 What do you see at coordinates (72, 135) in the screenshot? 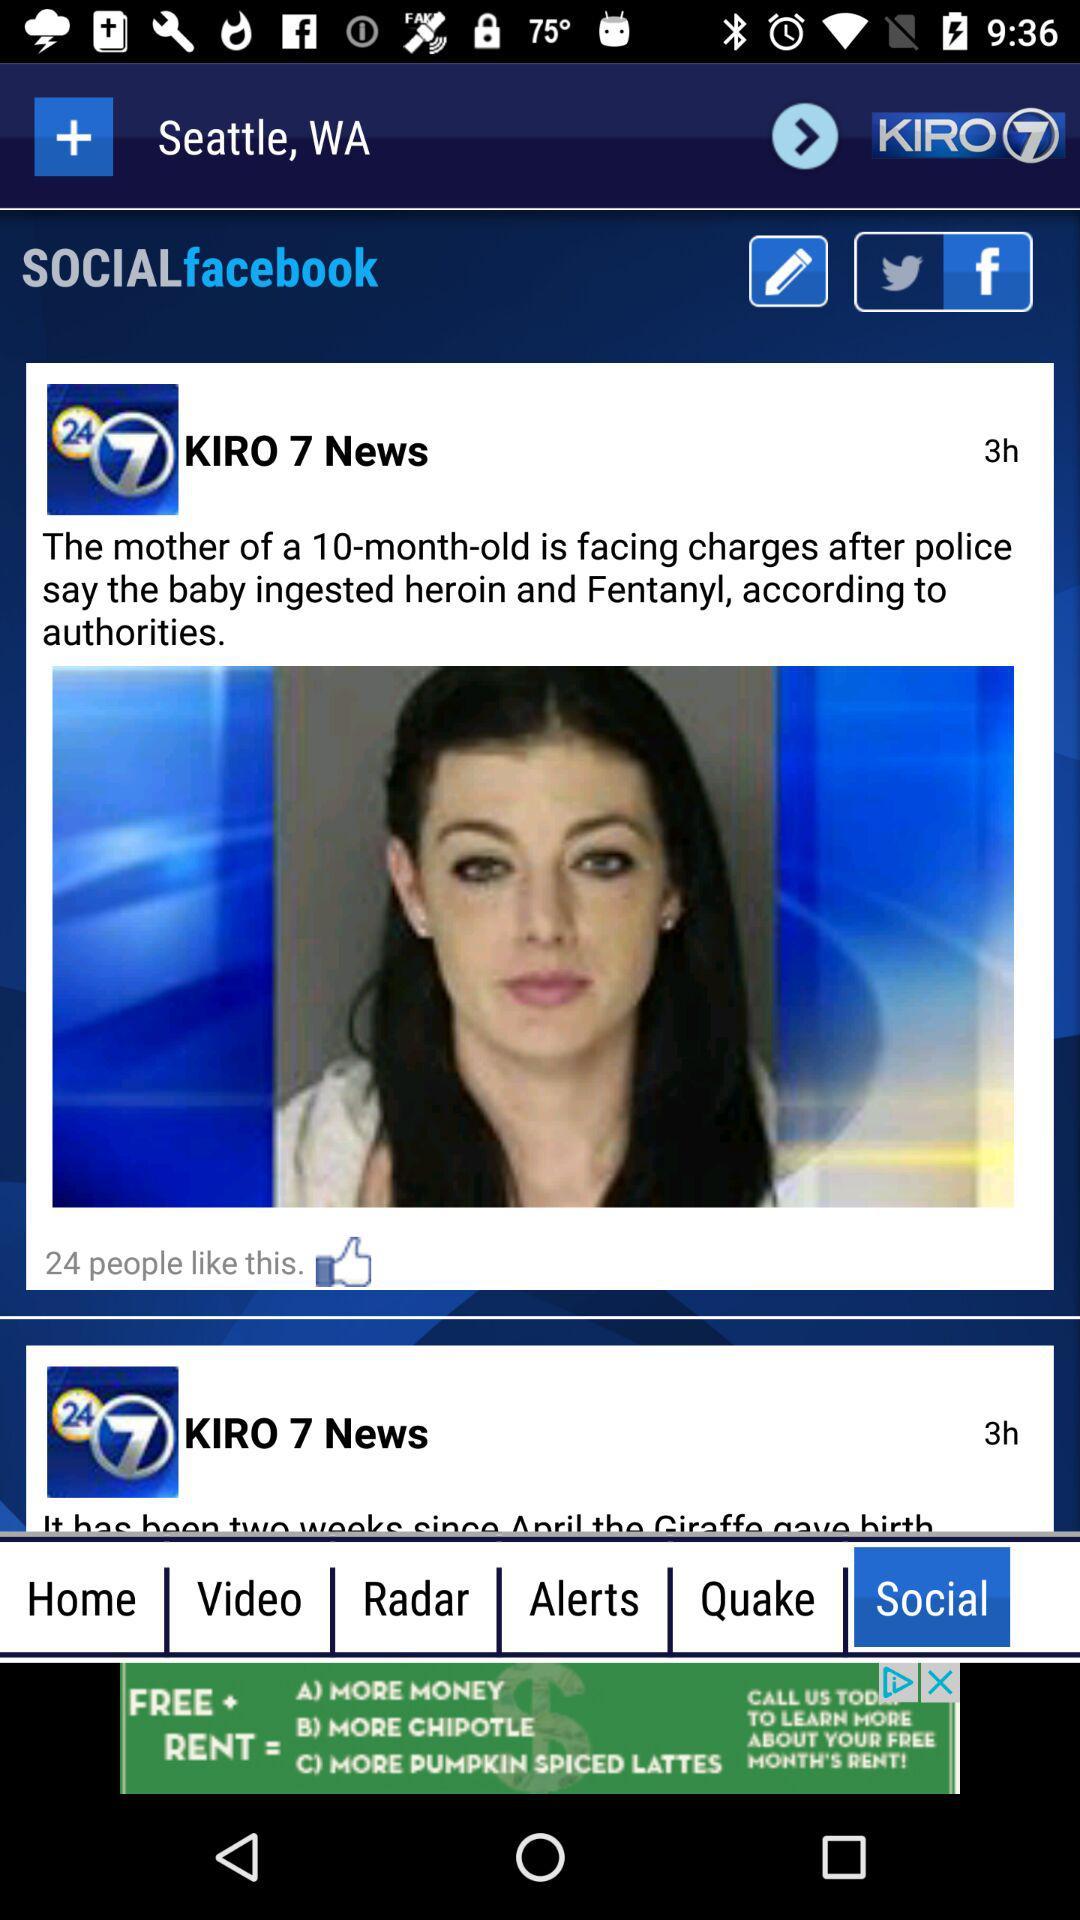
I see `the add icon` at bounding box center [72, 135].